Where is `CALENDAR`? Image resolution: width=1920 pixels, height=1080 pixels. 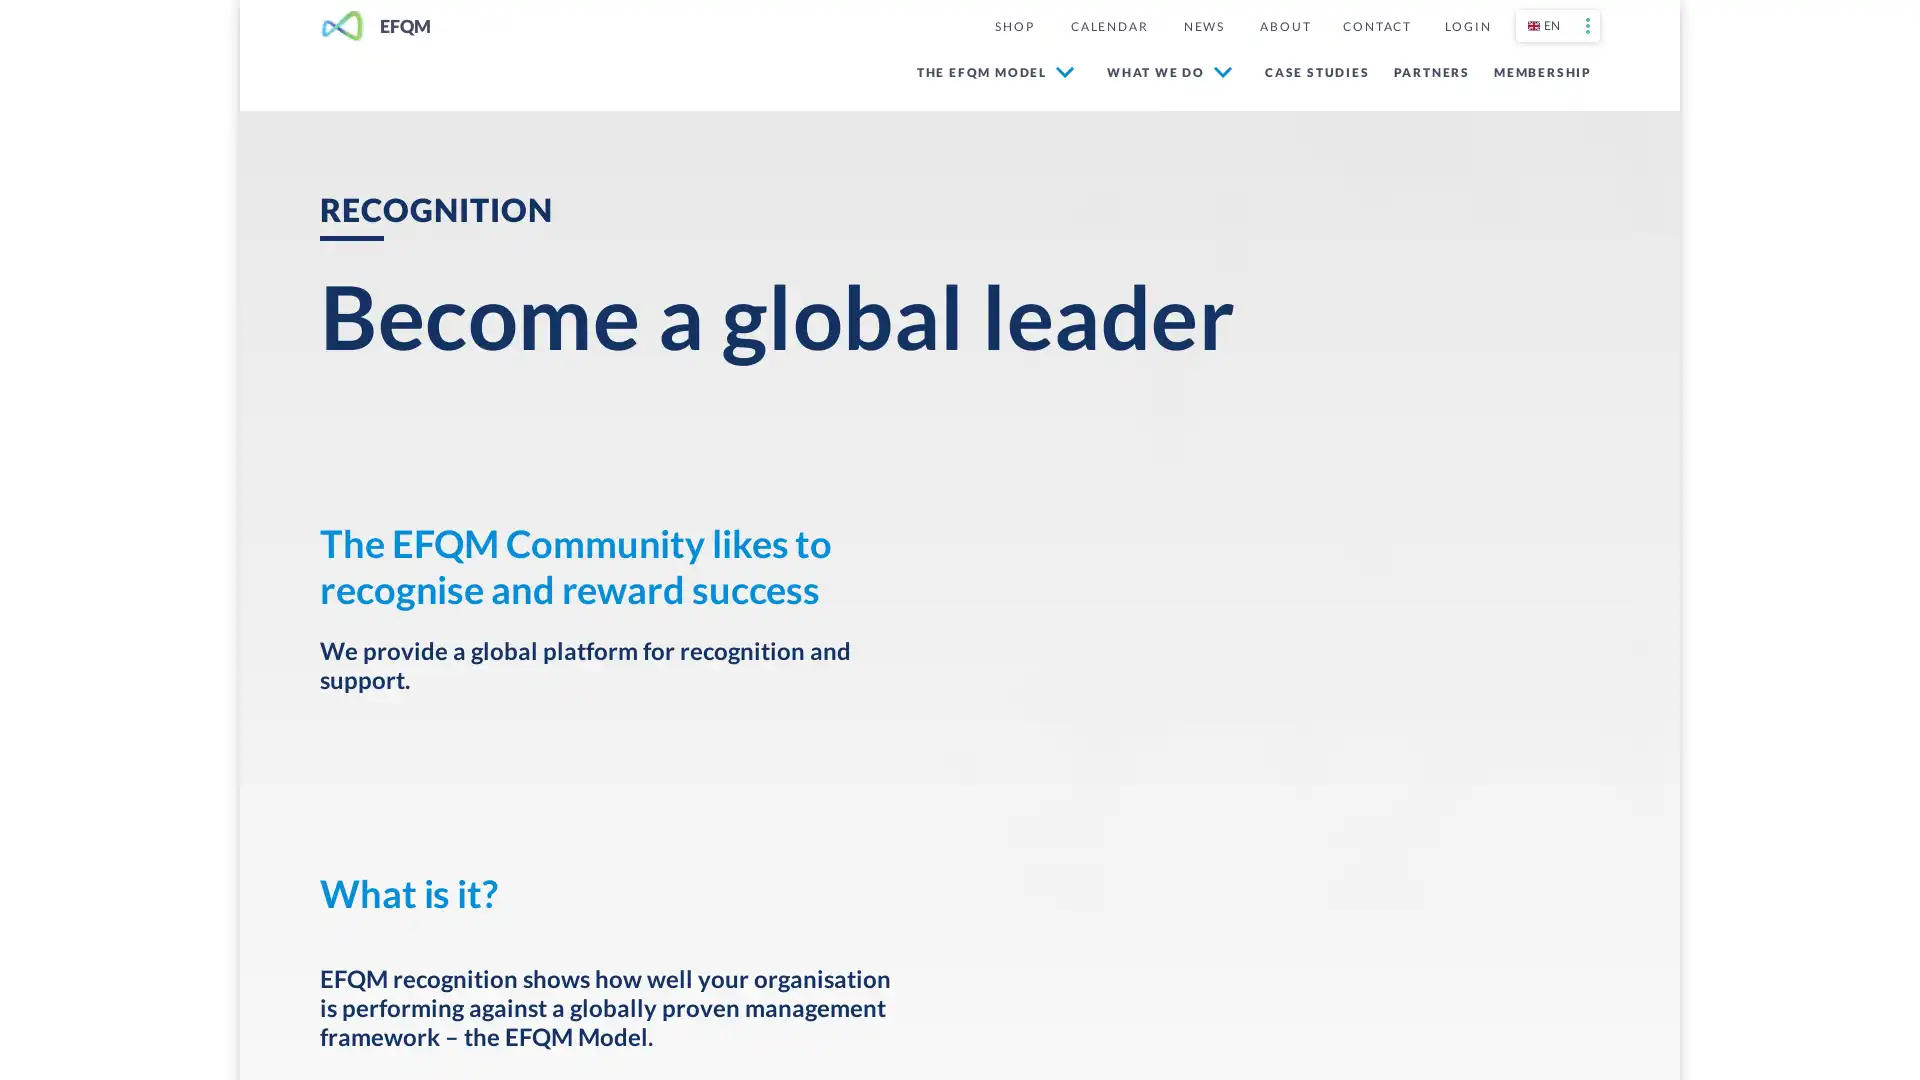
CALENDAR is located at coordinates (1107, 26).